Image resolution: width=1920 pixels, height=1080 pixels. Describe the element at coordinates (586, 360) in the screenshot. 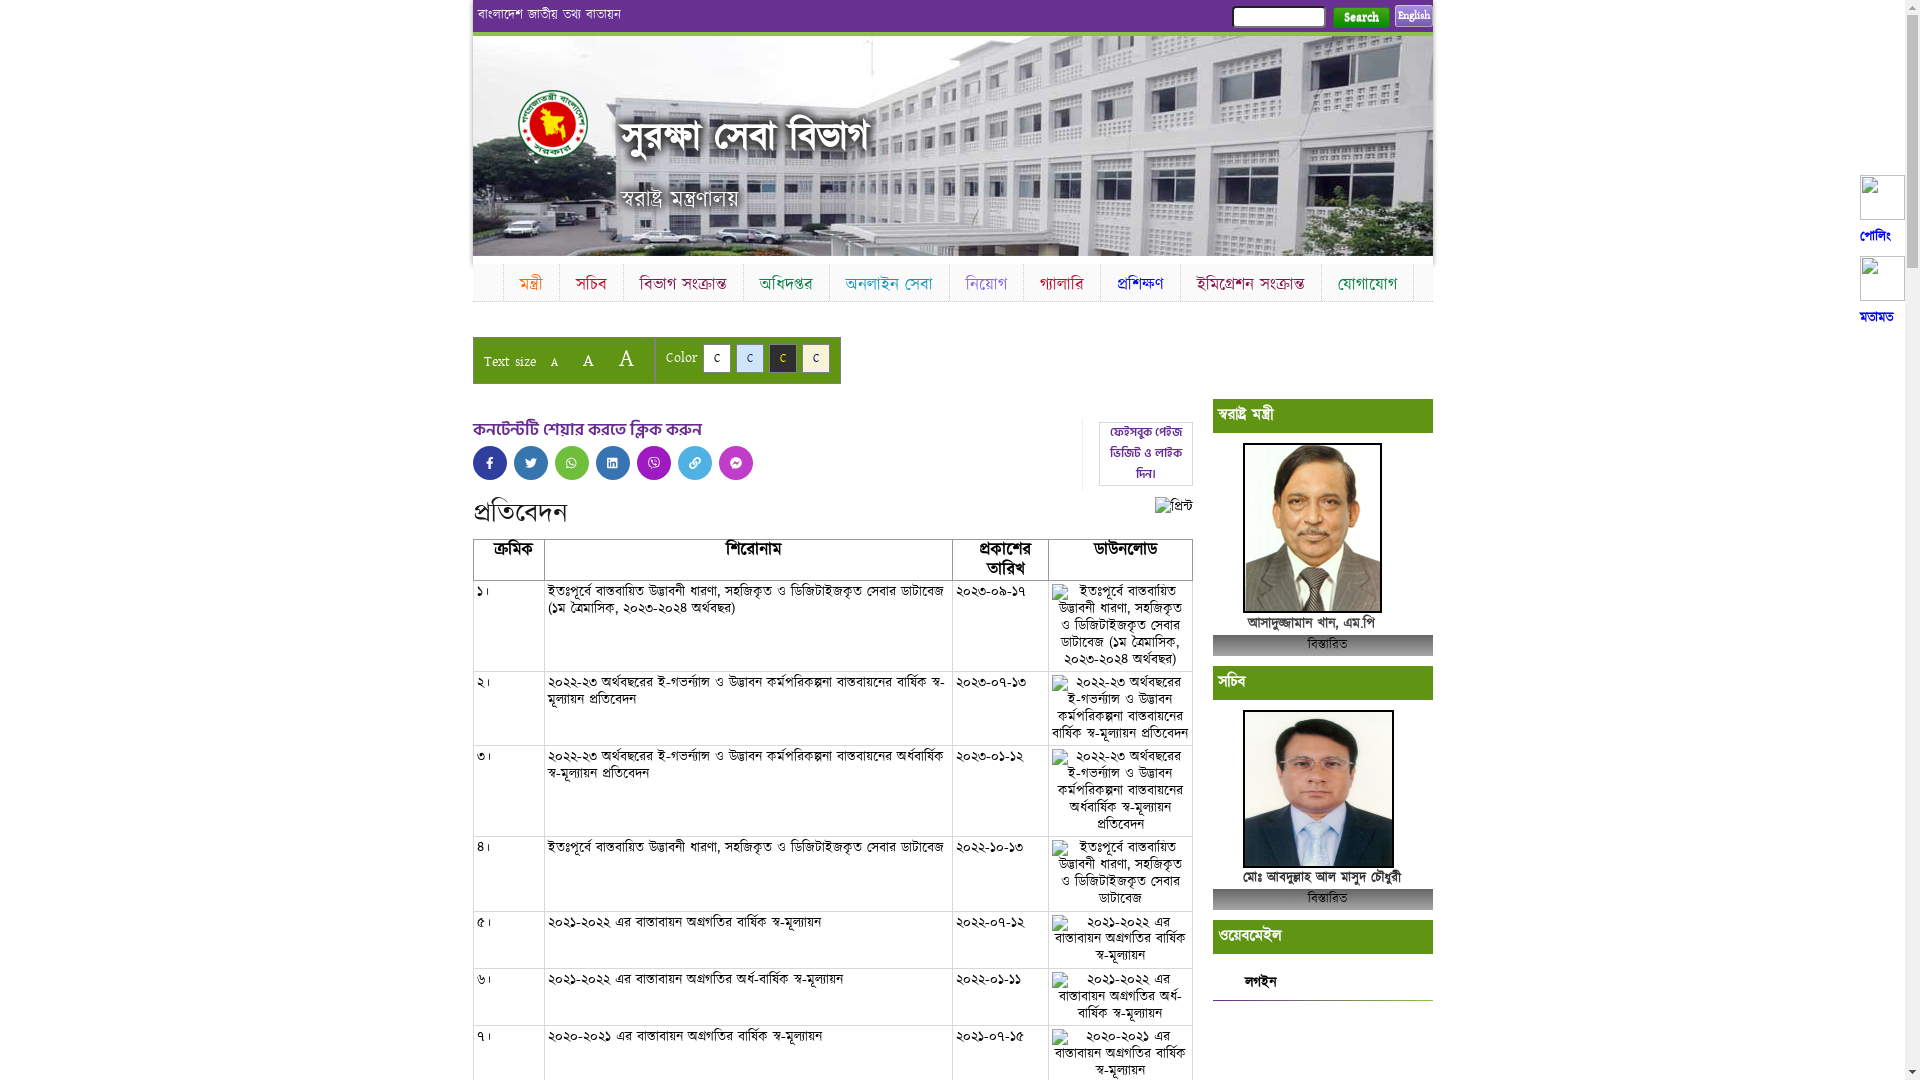

I see `'A'` at that location.